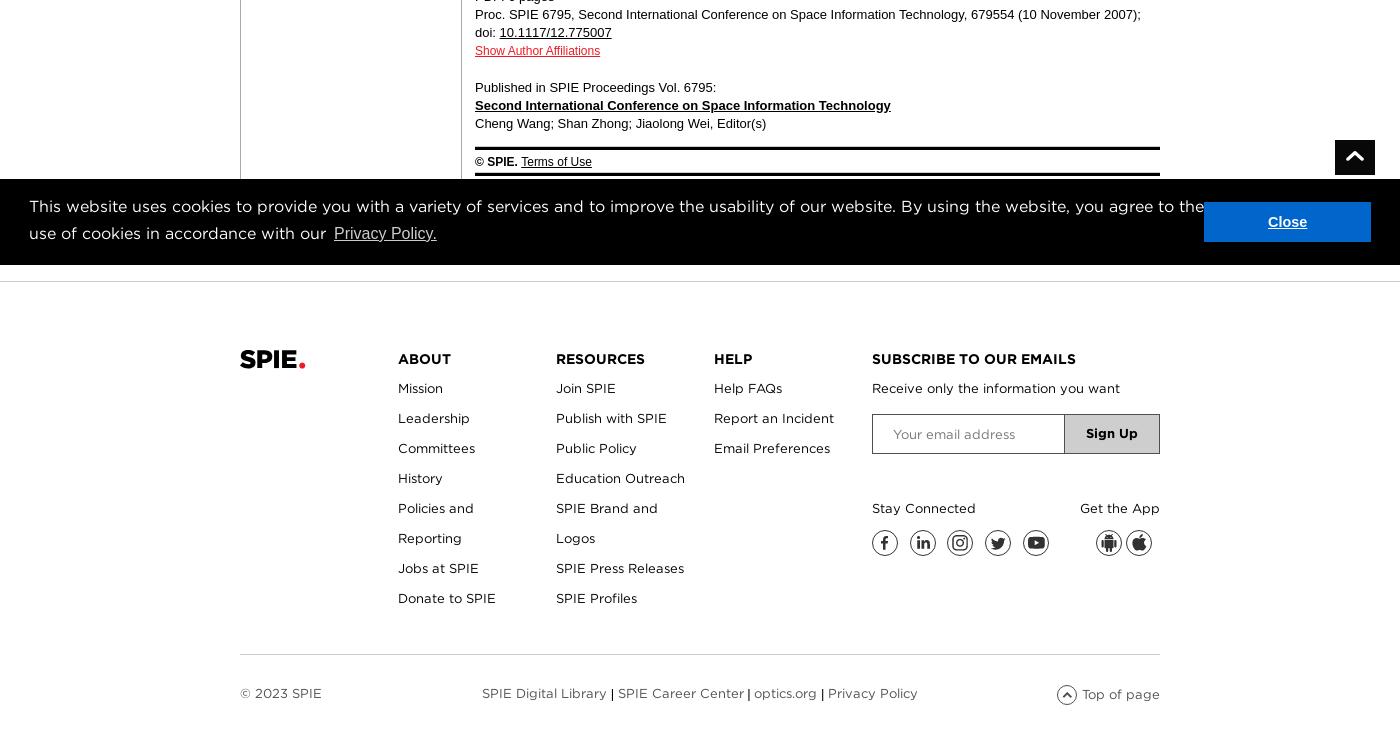  What do you see at coordinates (607, 523) in the screenshot?
I see `'SPIE Brand and Logos'` at bounding box center [607, 523].